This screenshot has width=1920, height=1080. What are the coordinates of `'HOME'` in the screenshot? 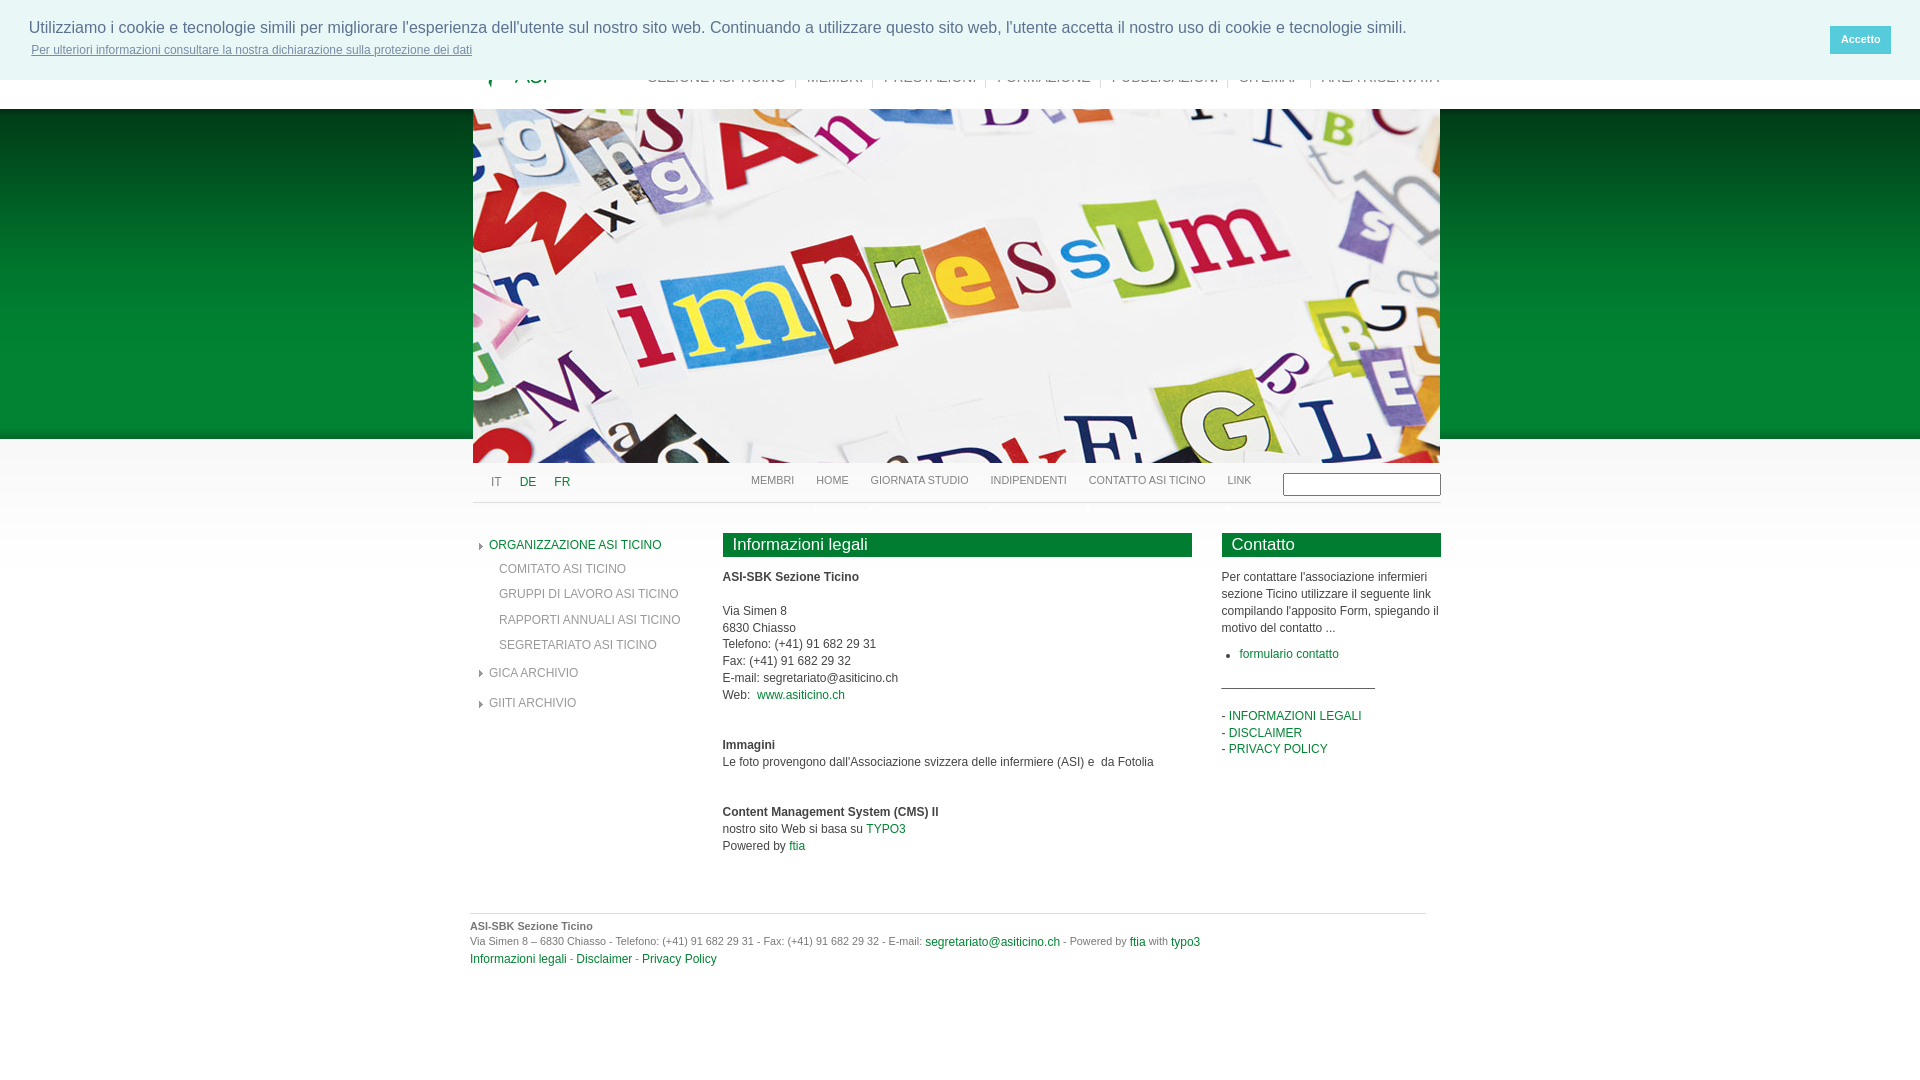 It's located at (831, 479).